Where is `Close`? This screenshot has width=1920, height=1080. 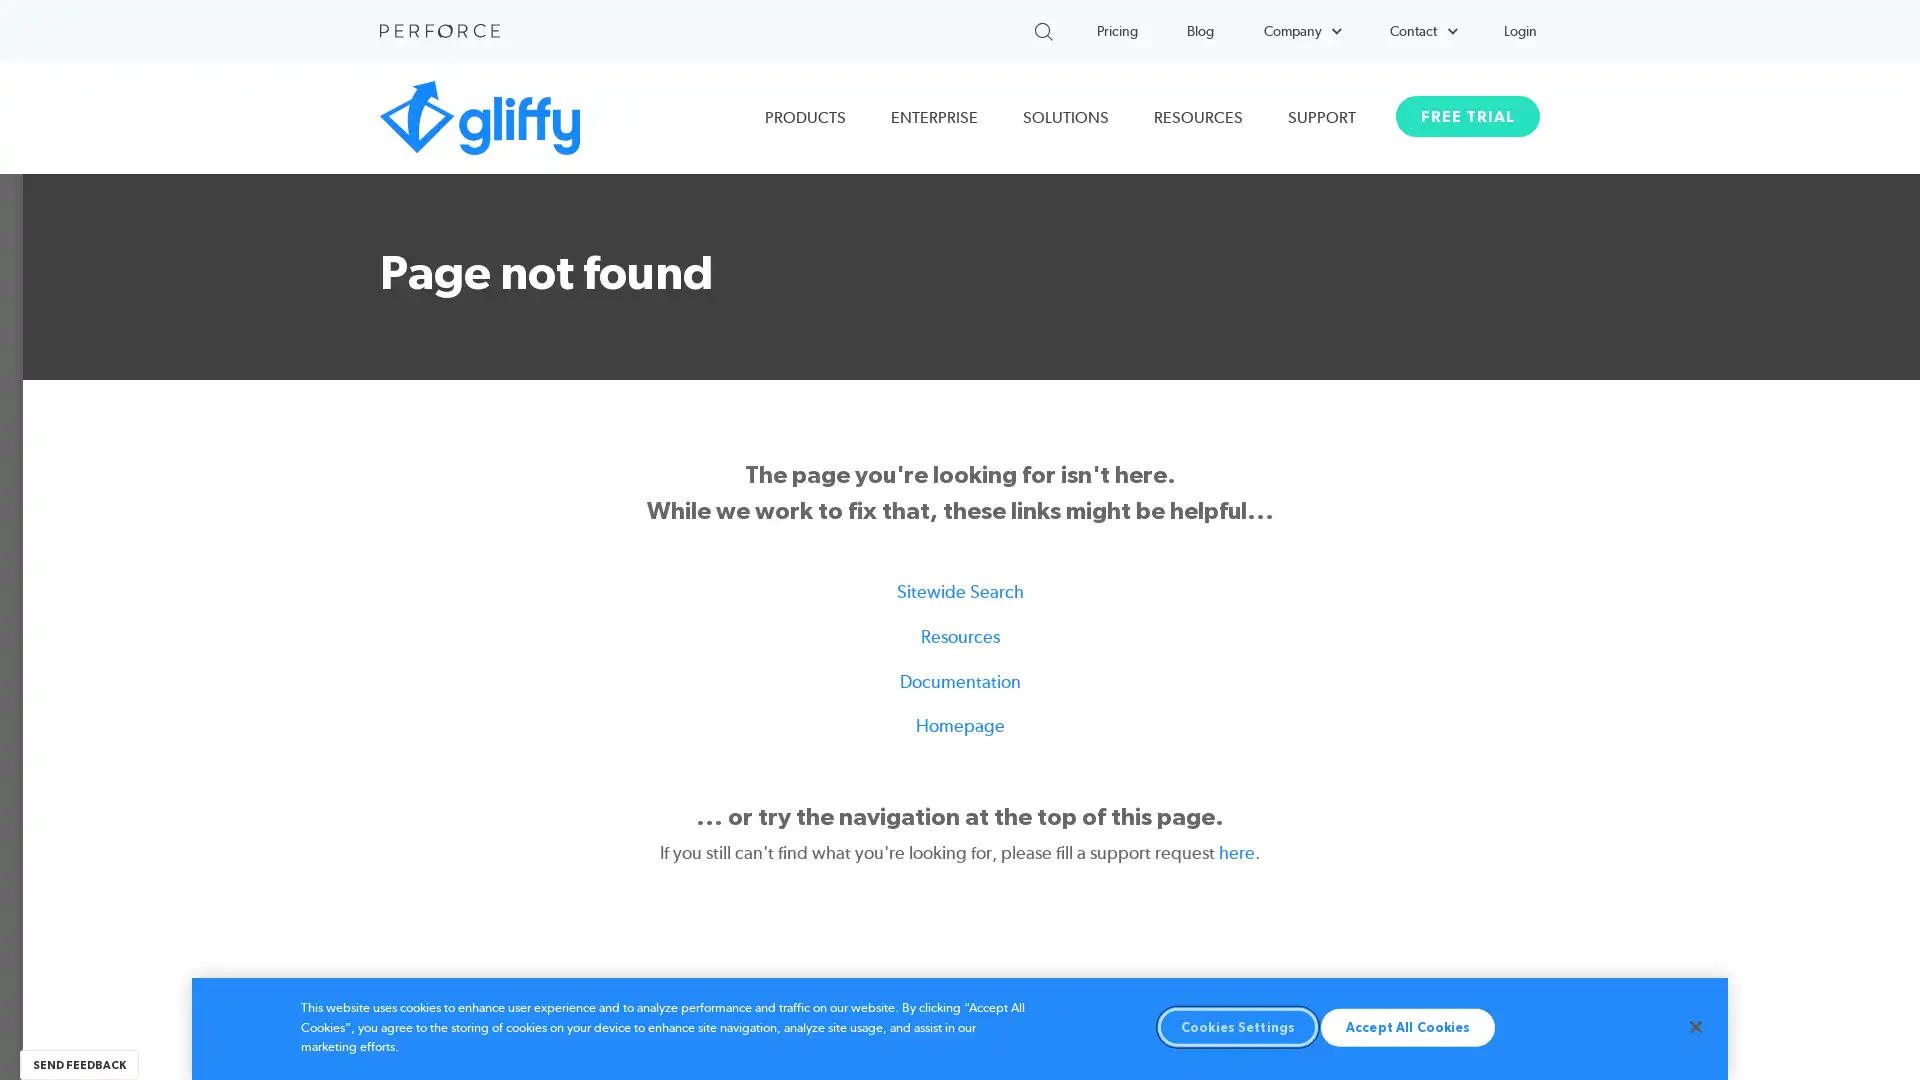 Close is located at coordinates (1694, 1026).